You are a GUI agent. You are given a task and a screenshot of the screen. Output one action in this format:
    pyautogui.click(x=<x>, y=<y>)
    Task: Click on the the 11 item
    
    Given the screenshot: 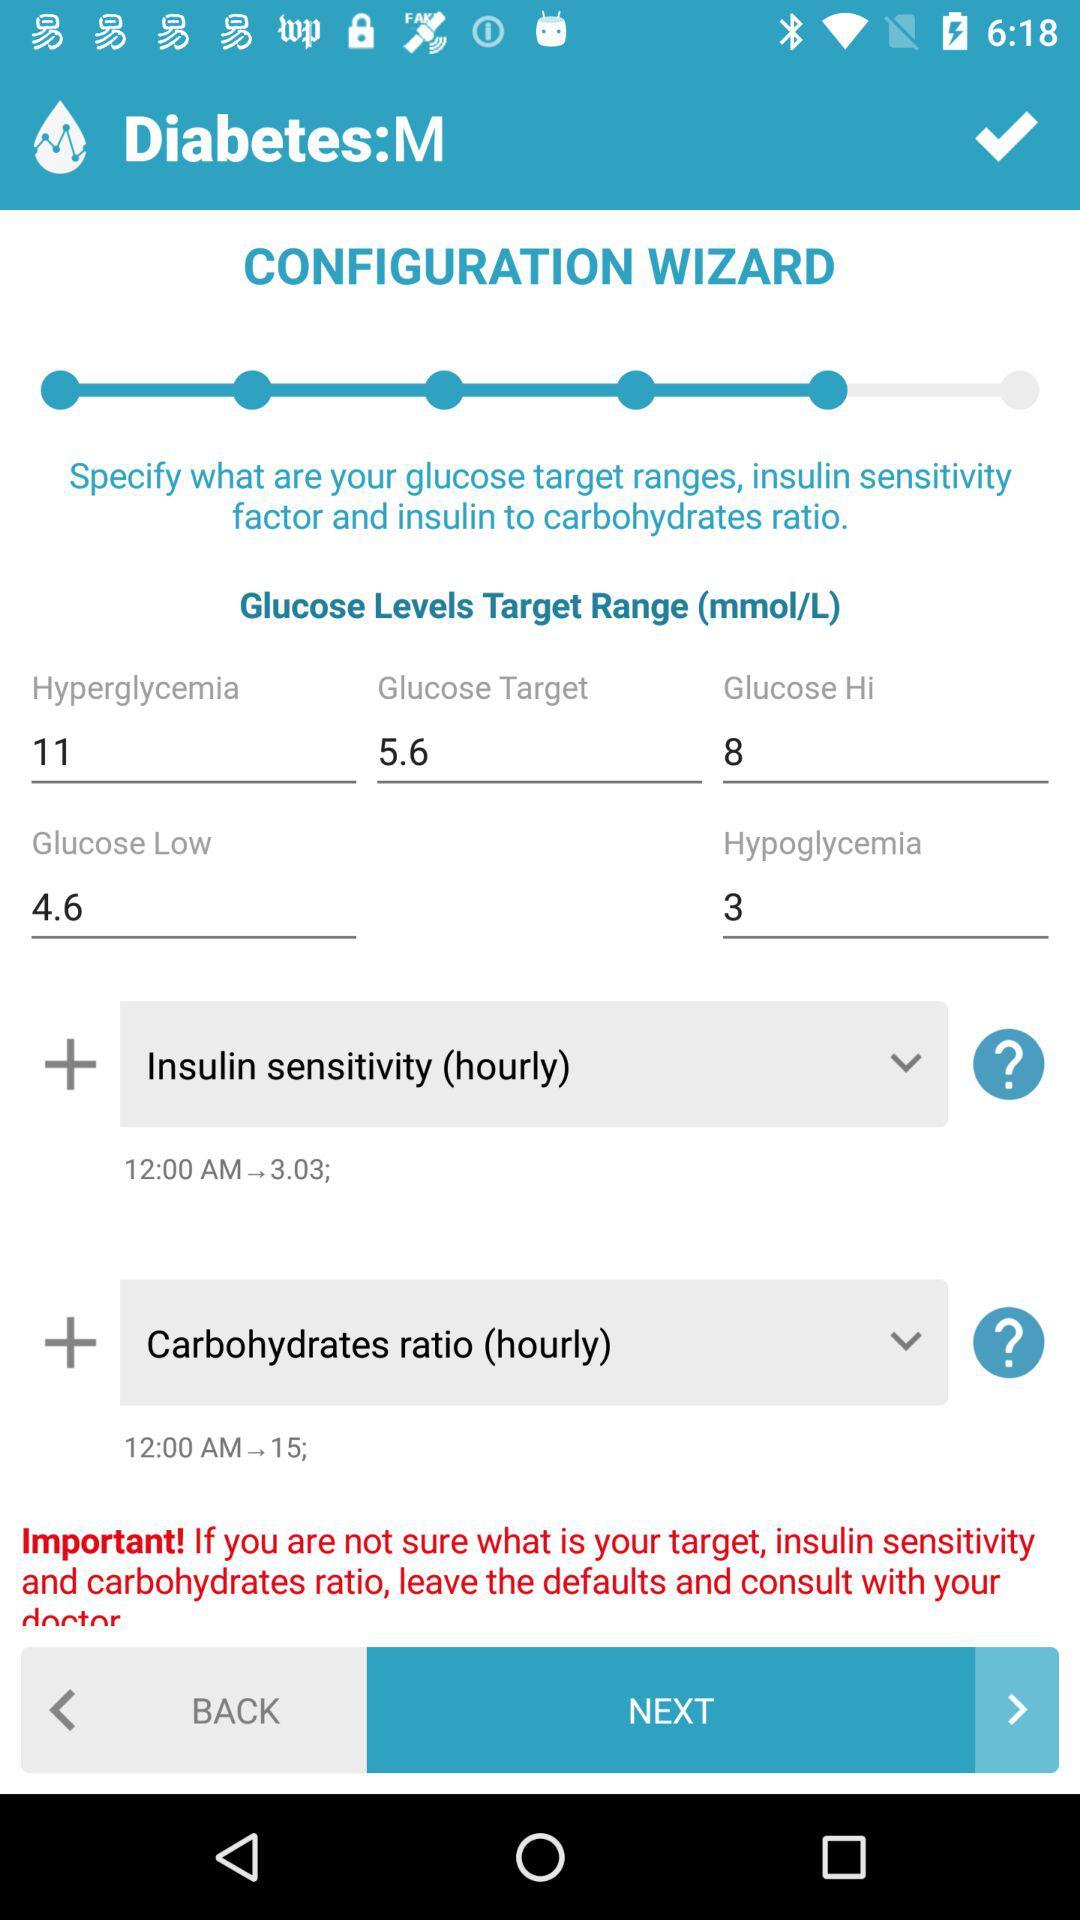 What is the action you would take?
    pyautogui.click(x=193, y=750)
    